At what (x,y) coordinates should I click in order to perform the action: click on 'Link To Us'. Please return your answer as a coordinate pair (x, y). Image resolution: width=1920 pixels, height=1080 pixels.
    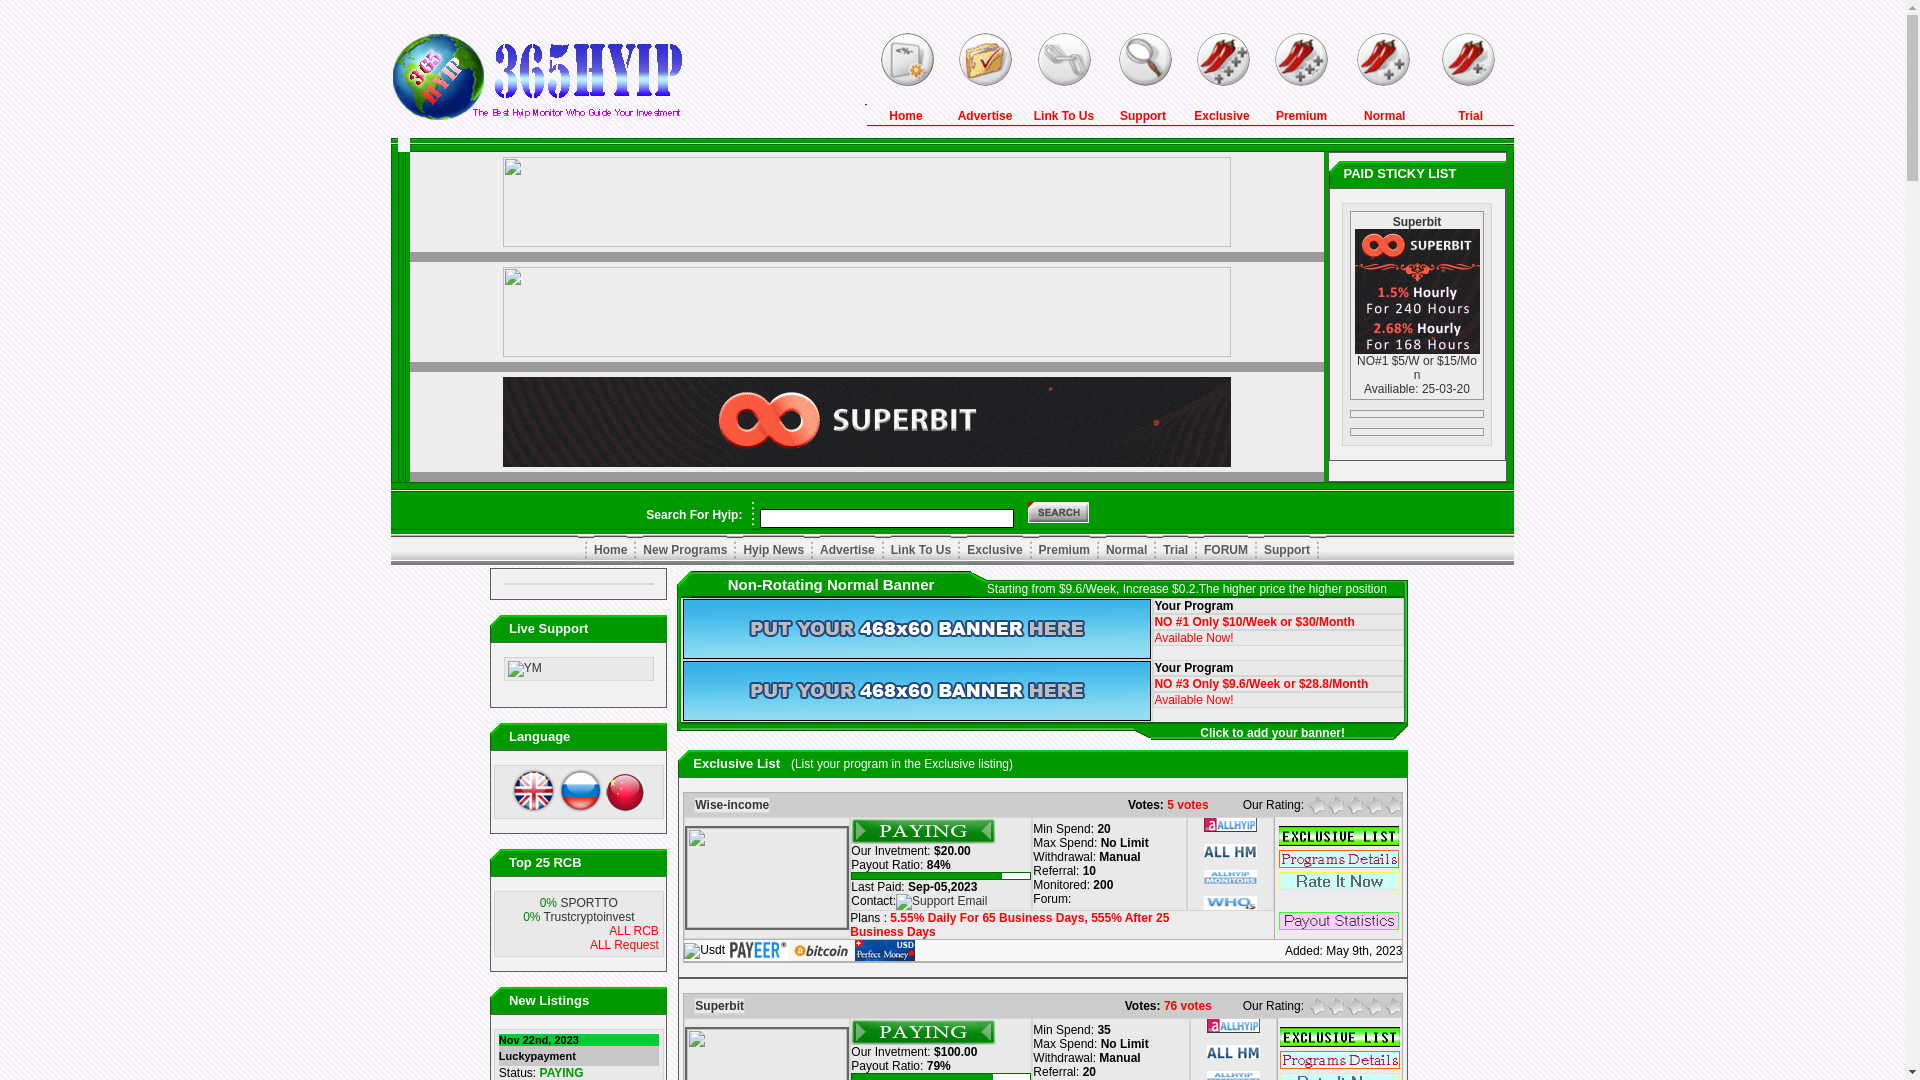
    Looking at the image, I should click on (1063, 115).